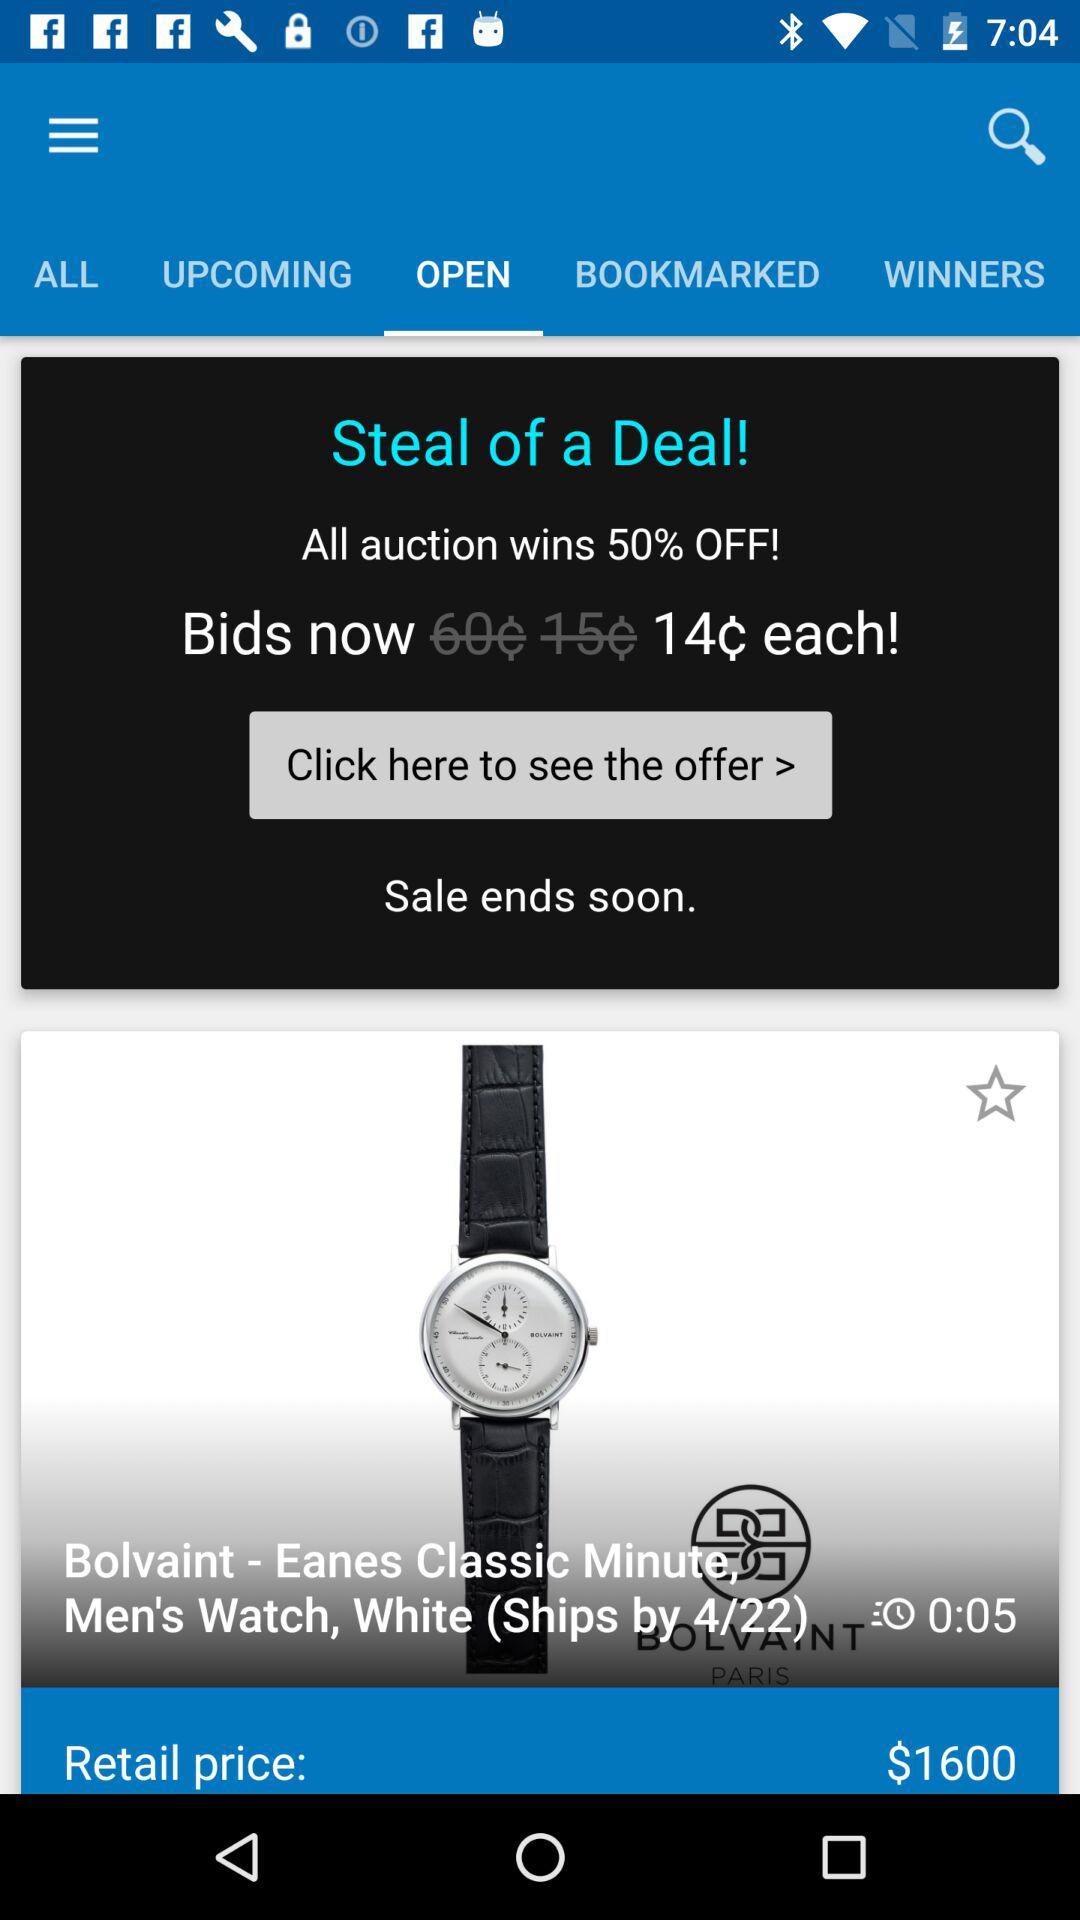 The height and width of the screenshot is (1920, 1080). I want to click on from the top all texts which are in blue background, so click(538, 272).